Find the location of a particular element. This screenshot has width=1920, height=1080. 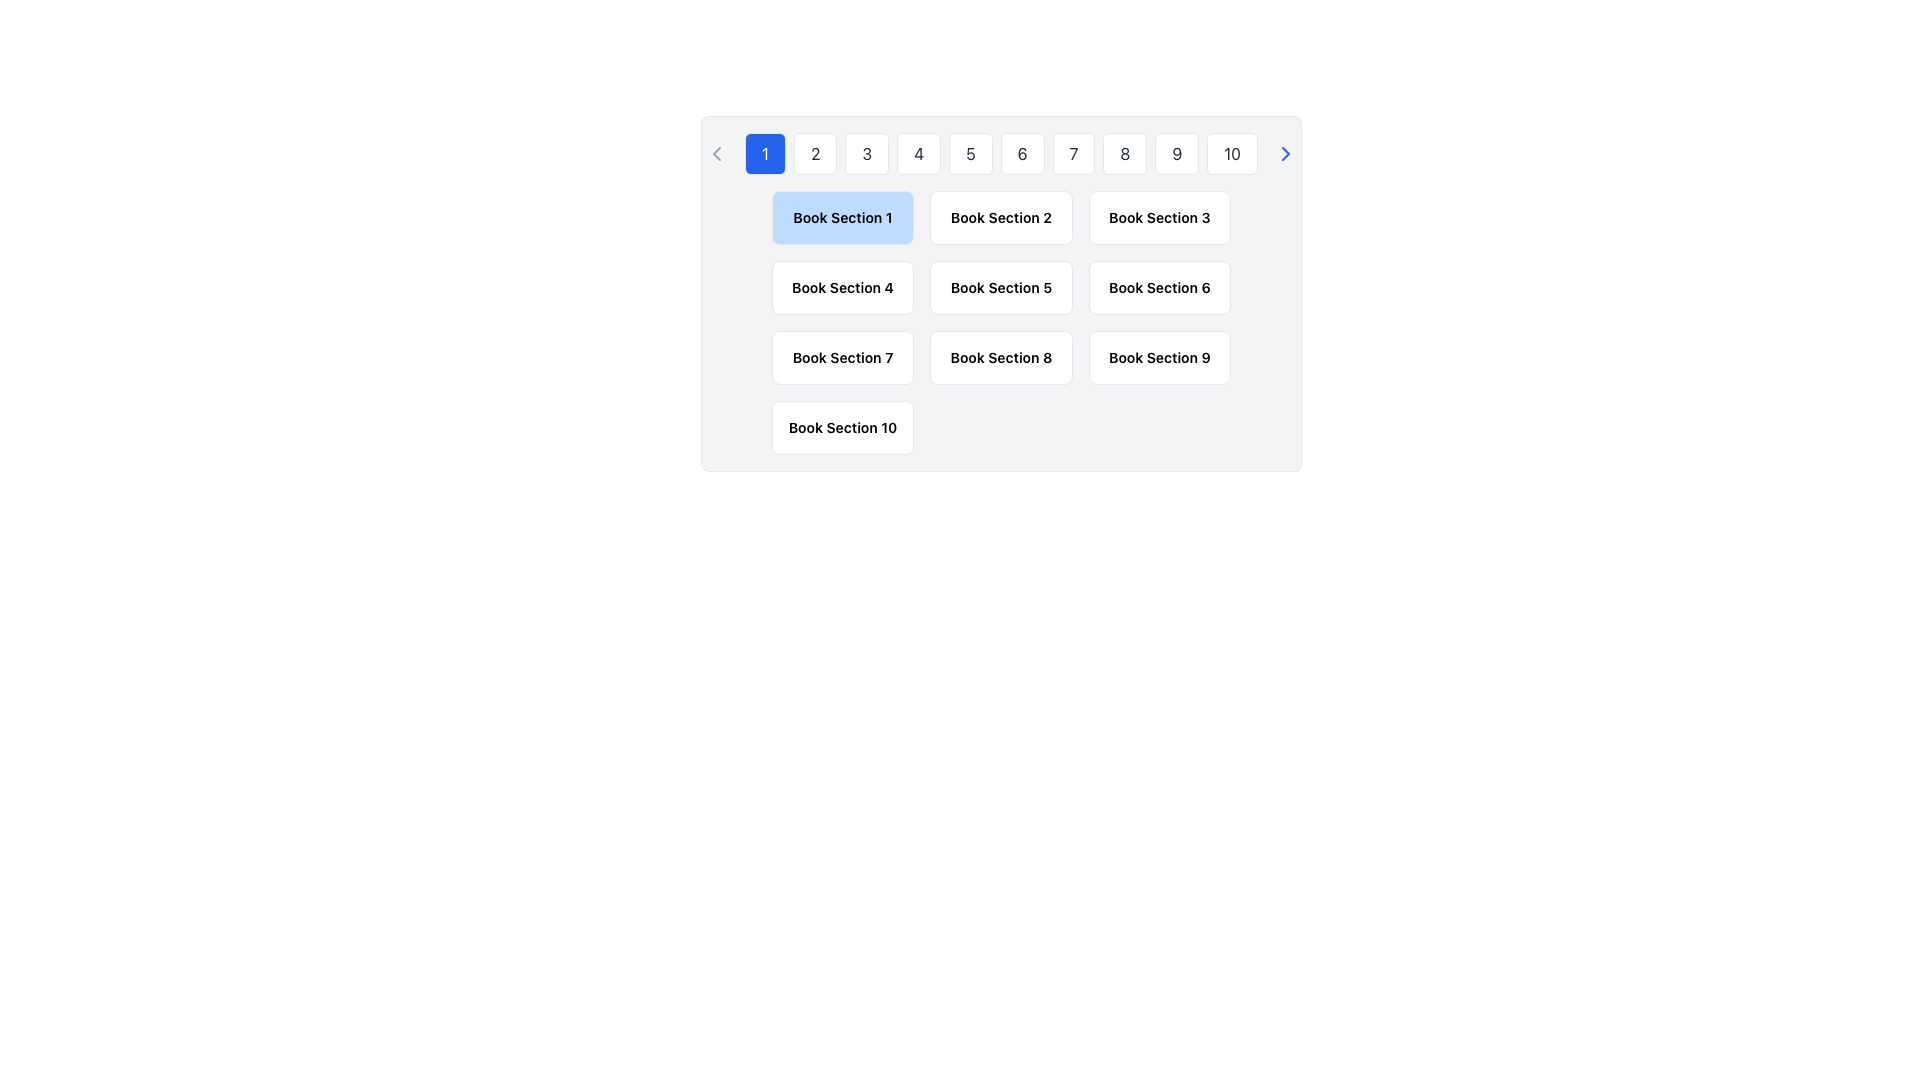

the text label displaying 'Book Section 4', which is styled in a smaller font size and emboldened, located in the second row of the grid layout is located at coordinates (843, 288).